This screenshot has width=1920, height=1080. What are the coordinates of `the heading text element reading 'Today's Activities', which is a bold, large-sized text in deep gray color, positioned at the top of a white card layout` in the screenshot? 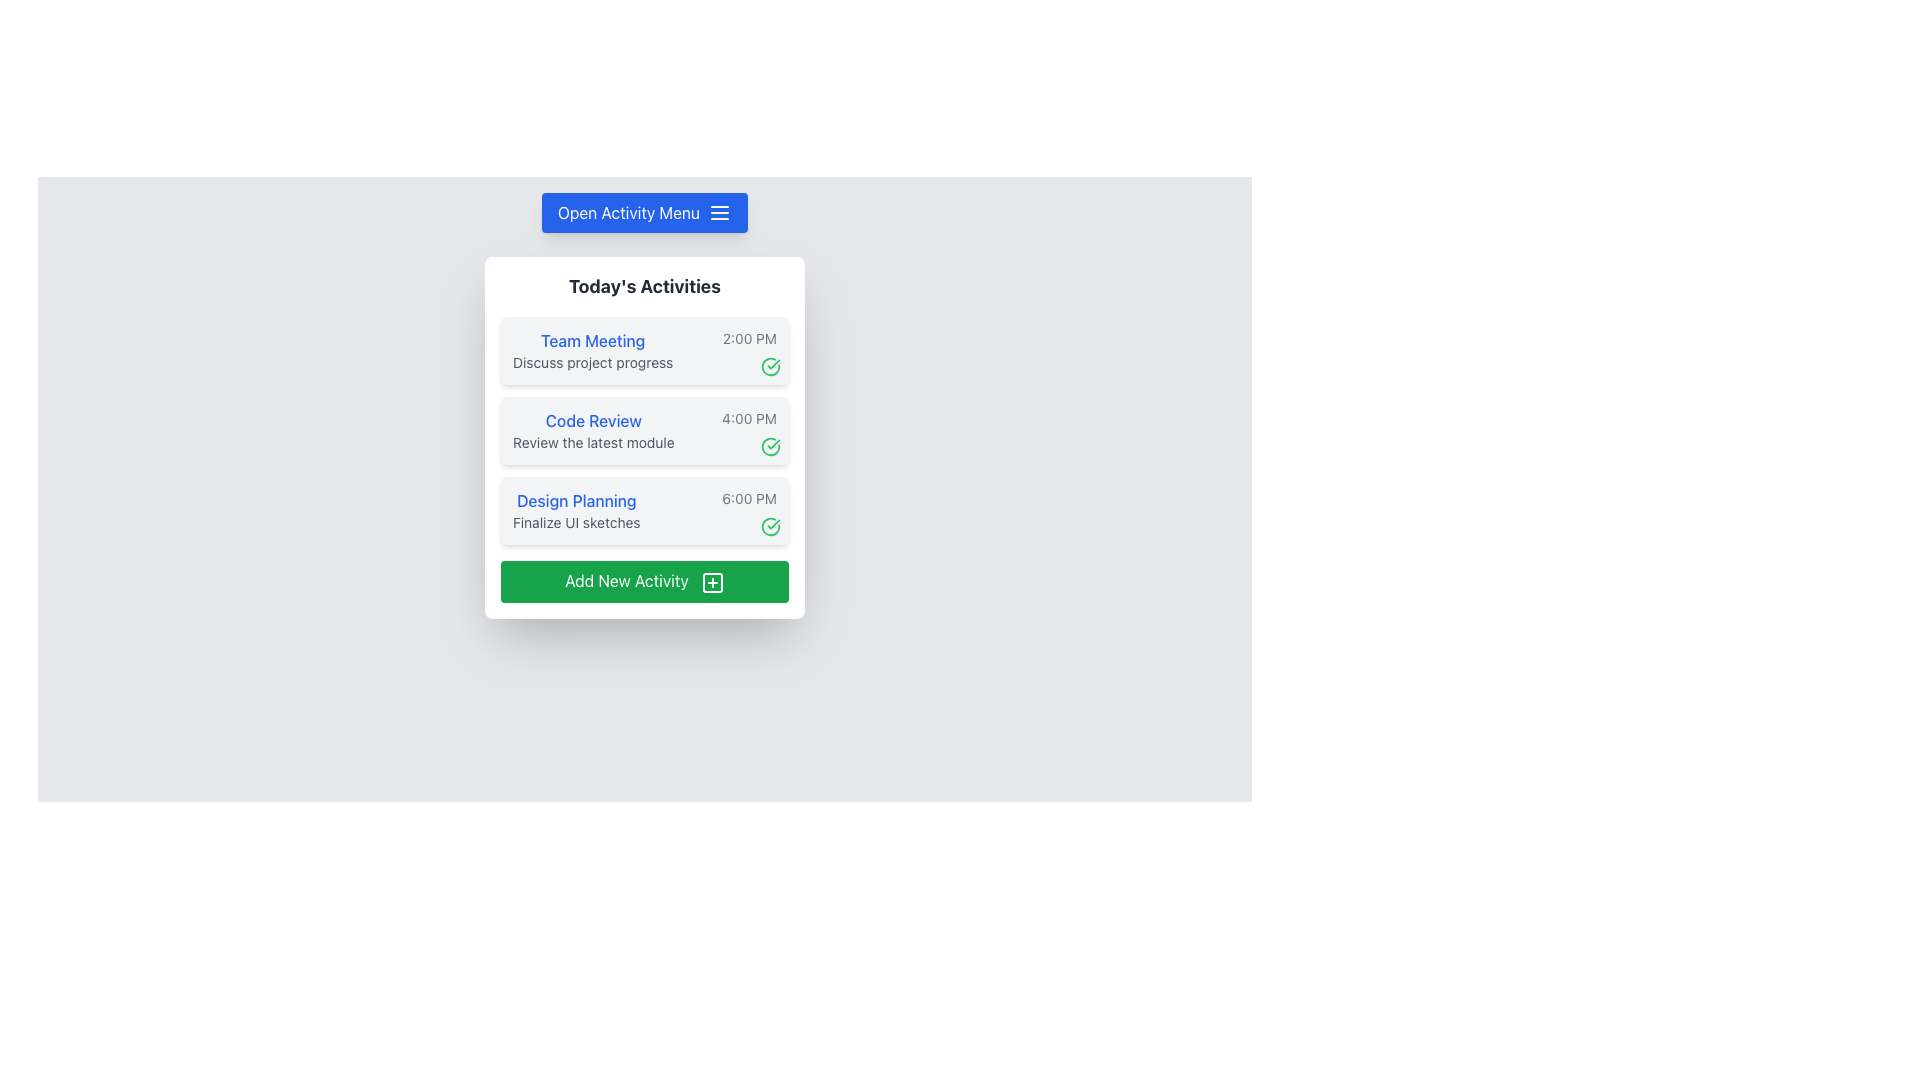 It's located at (644, 286).